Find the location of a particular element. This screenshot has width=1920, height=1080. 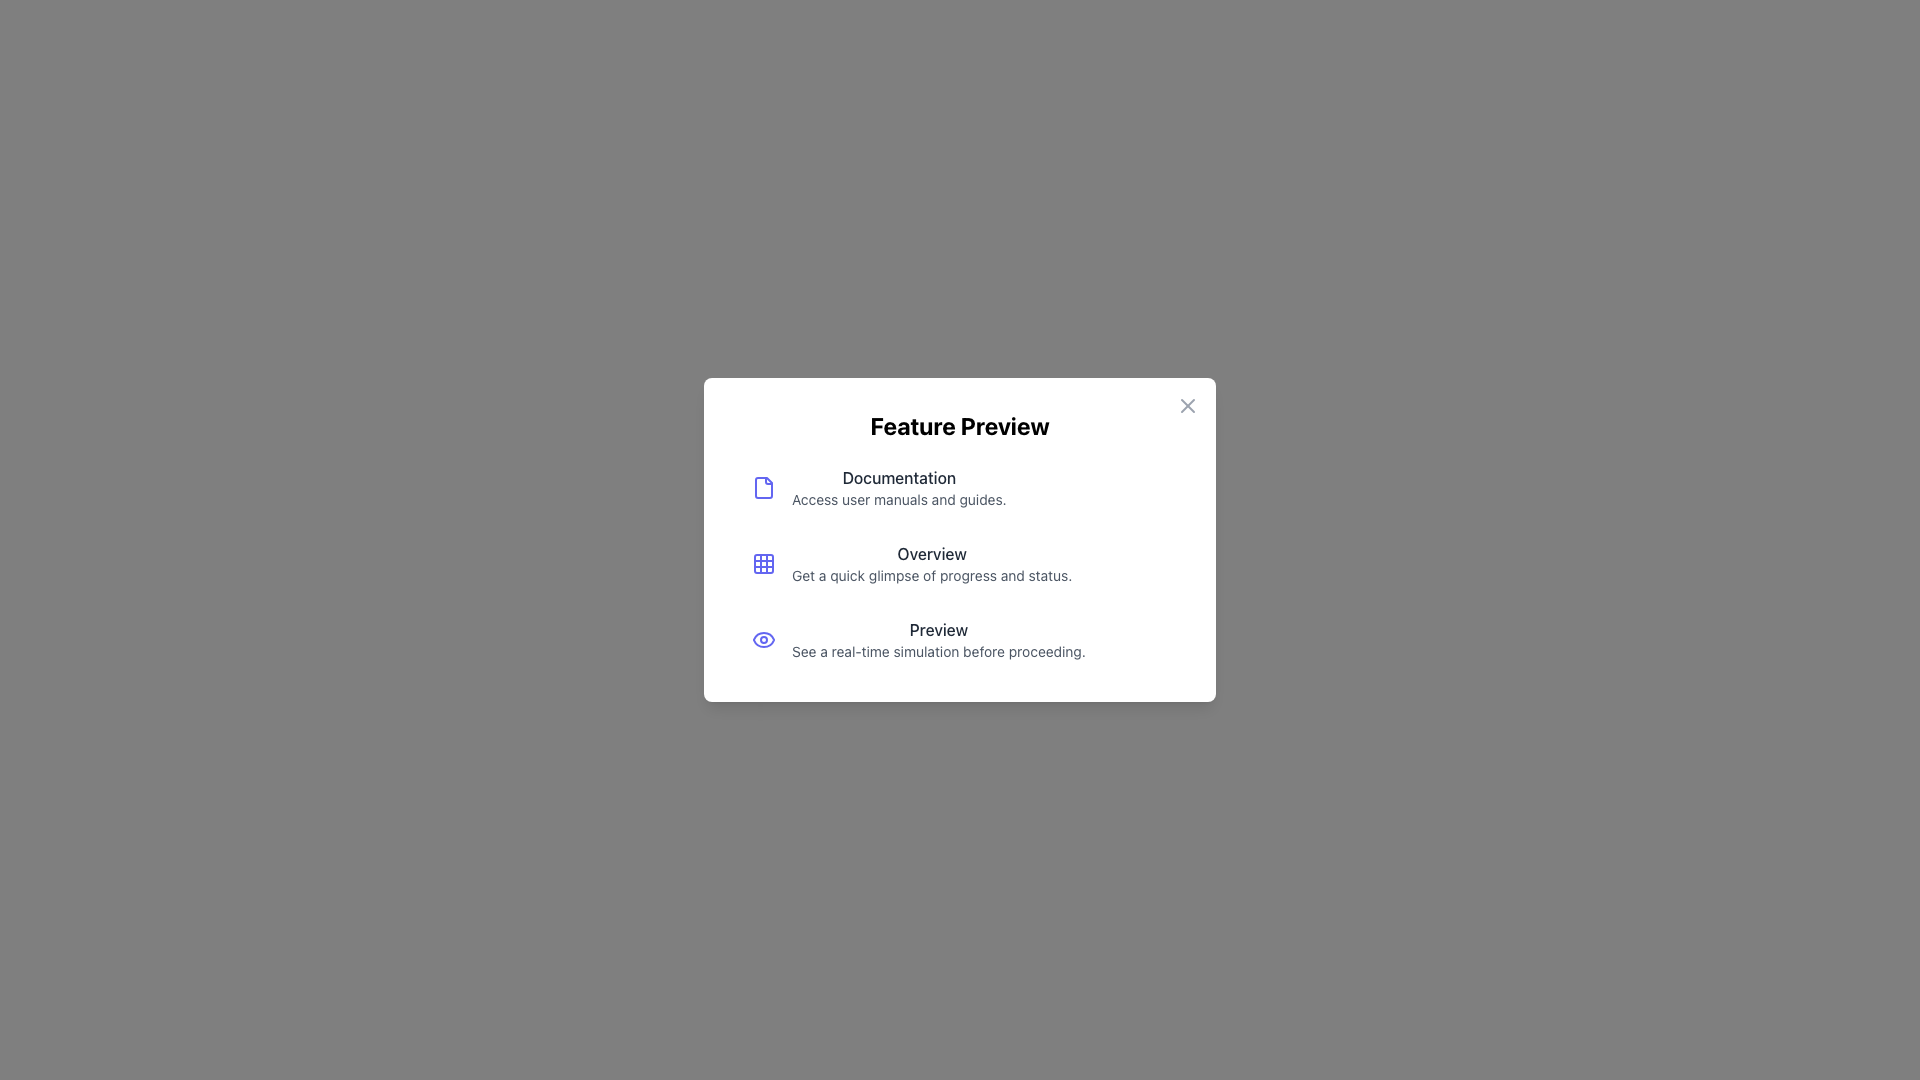

the small, square 'X' icon in the top-right corner of the white modal box is located at coordinates (1188, 405).